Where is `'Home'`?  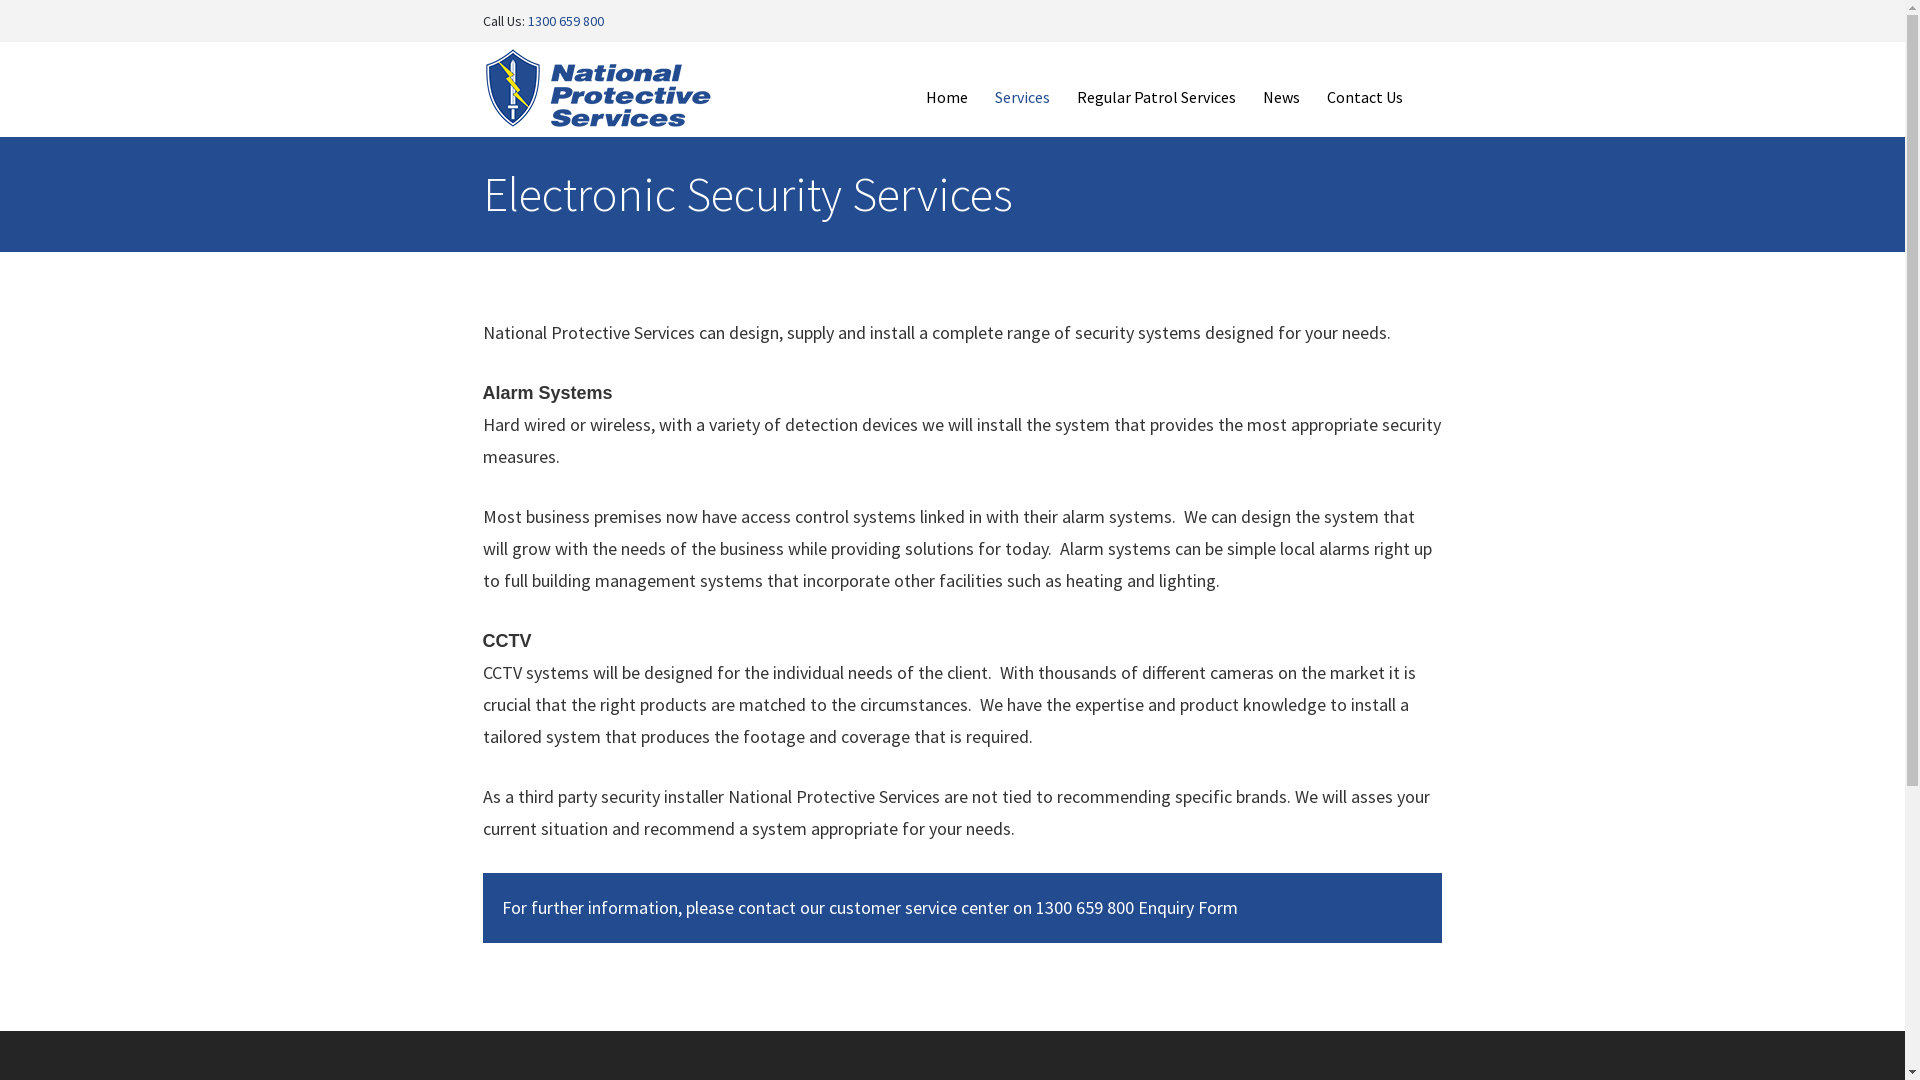
'Home' is located at coordinates (945, 97).